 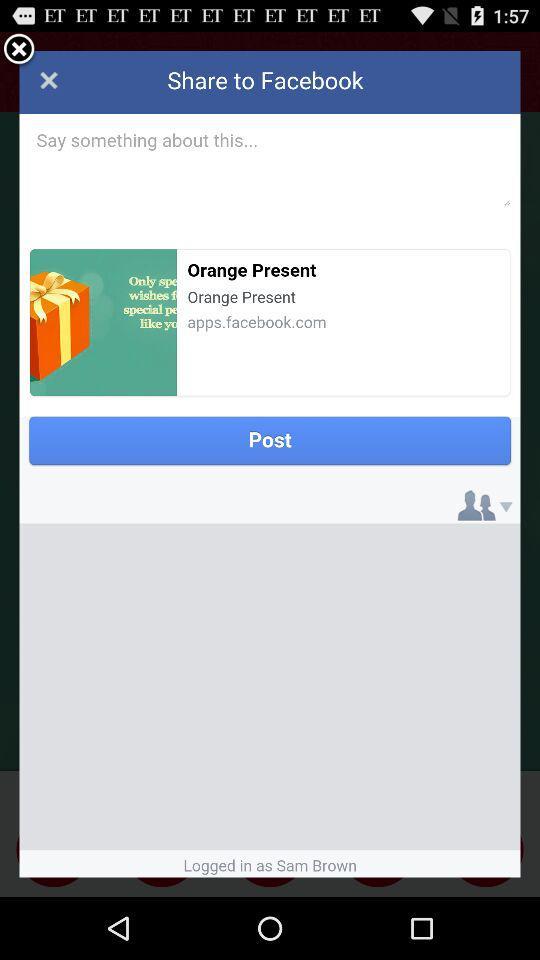 I want to click on share to facebook, so click(x=270, y=464).